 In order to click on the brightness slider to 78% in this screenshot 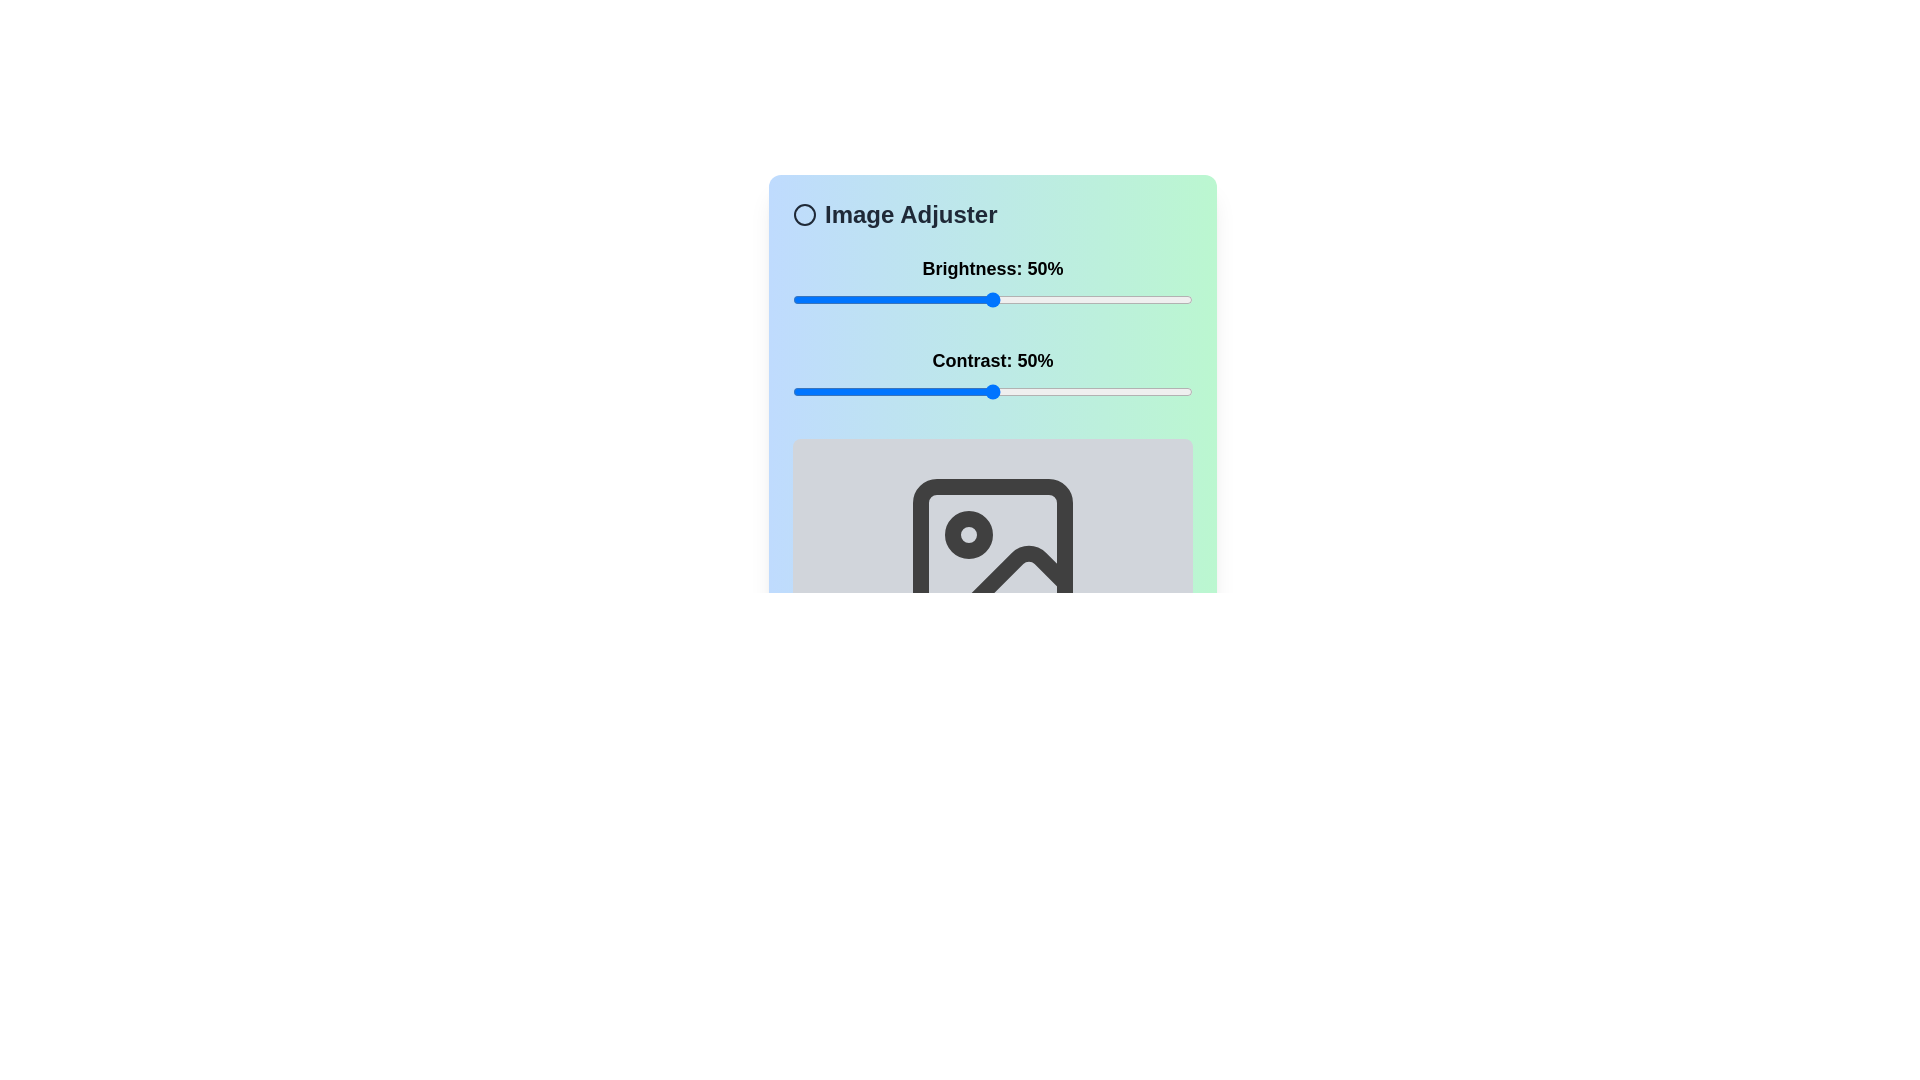, I will do `click(1103, 300)`.